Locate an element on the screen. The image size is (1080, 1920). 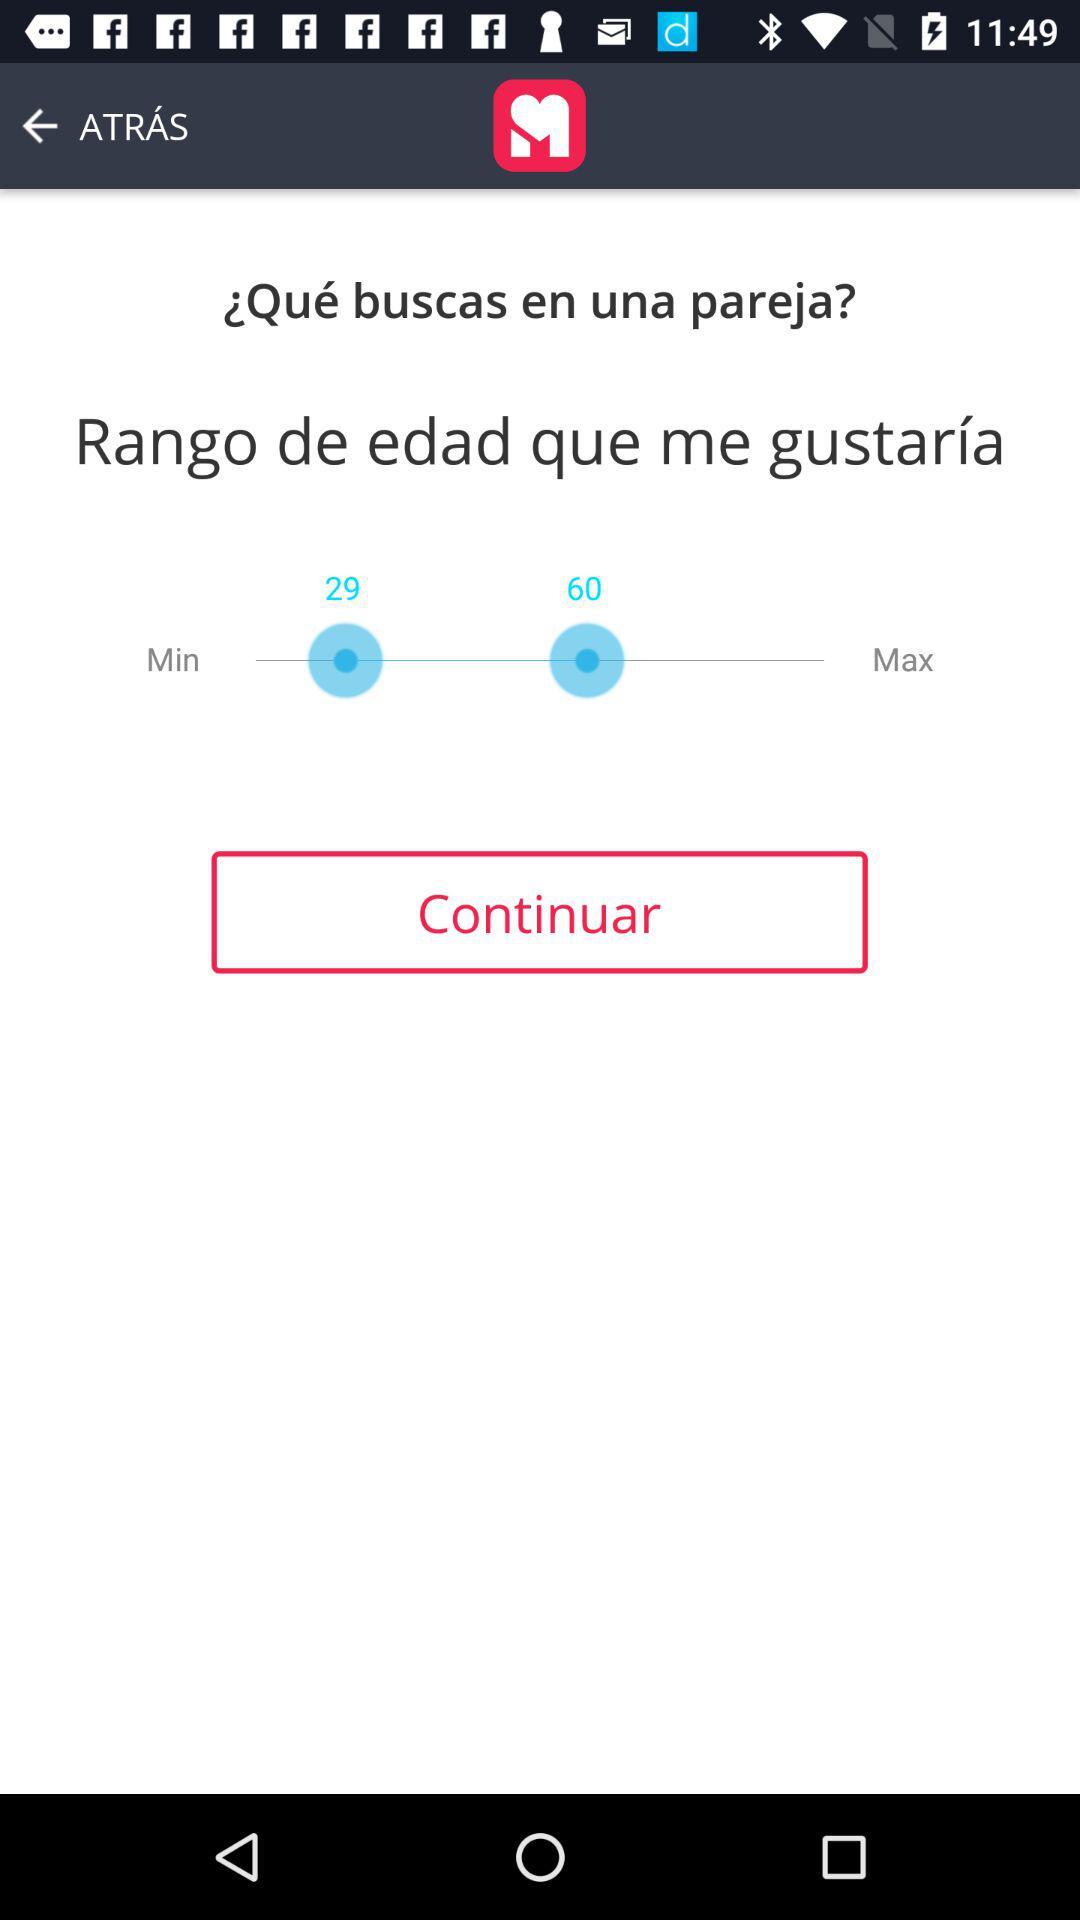
the continuar icon is located at coordinates (538, 911).